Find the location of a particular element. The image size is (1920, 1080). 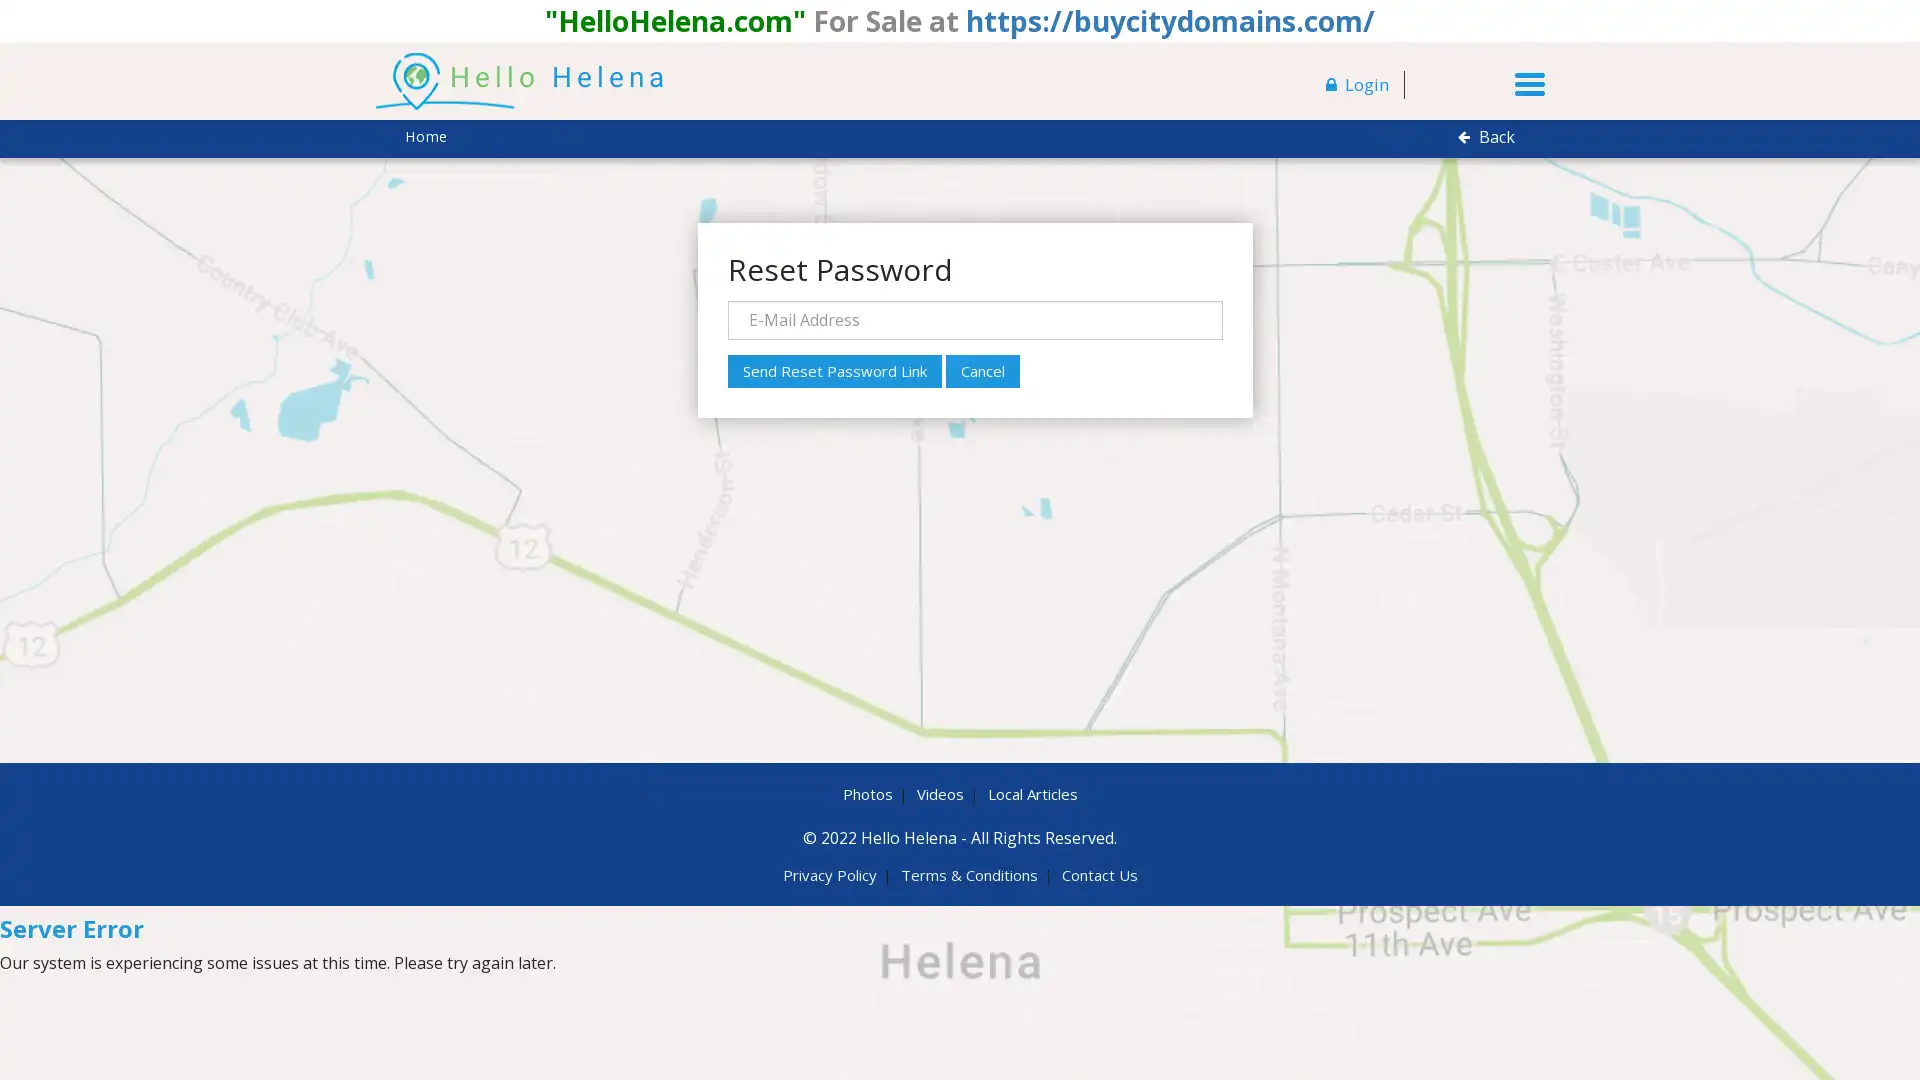

Cancel is located at coordinates (982, 370).